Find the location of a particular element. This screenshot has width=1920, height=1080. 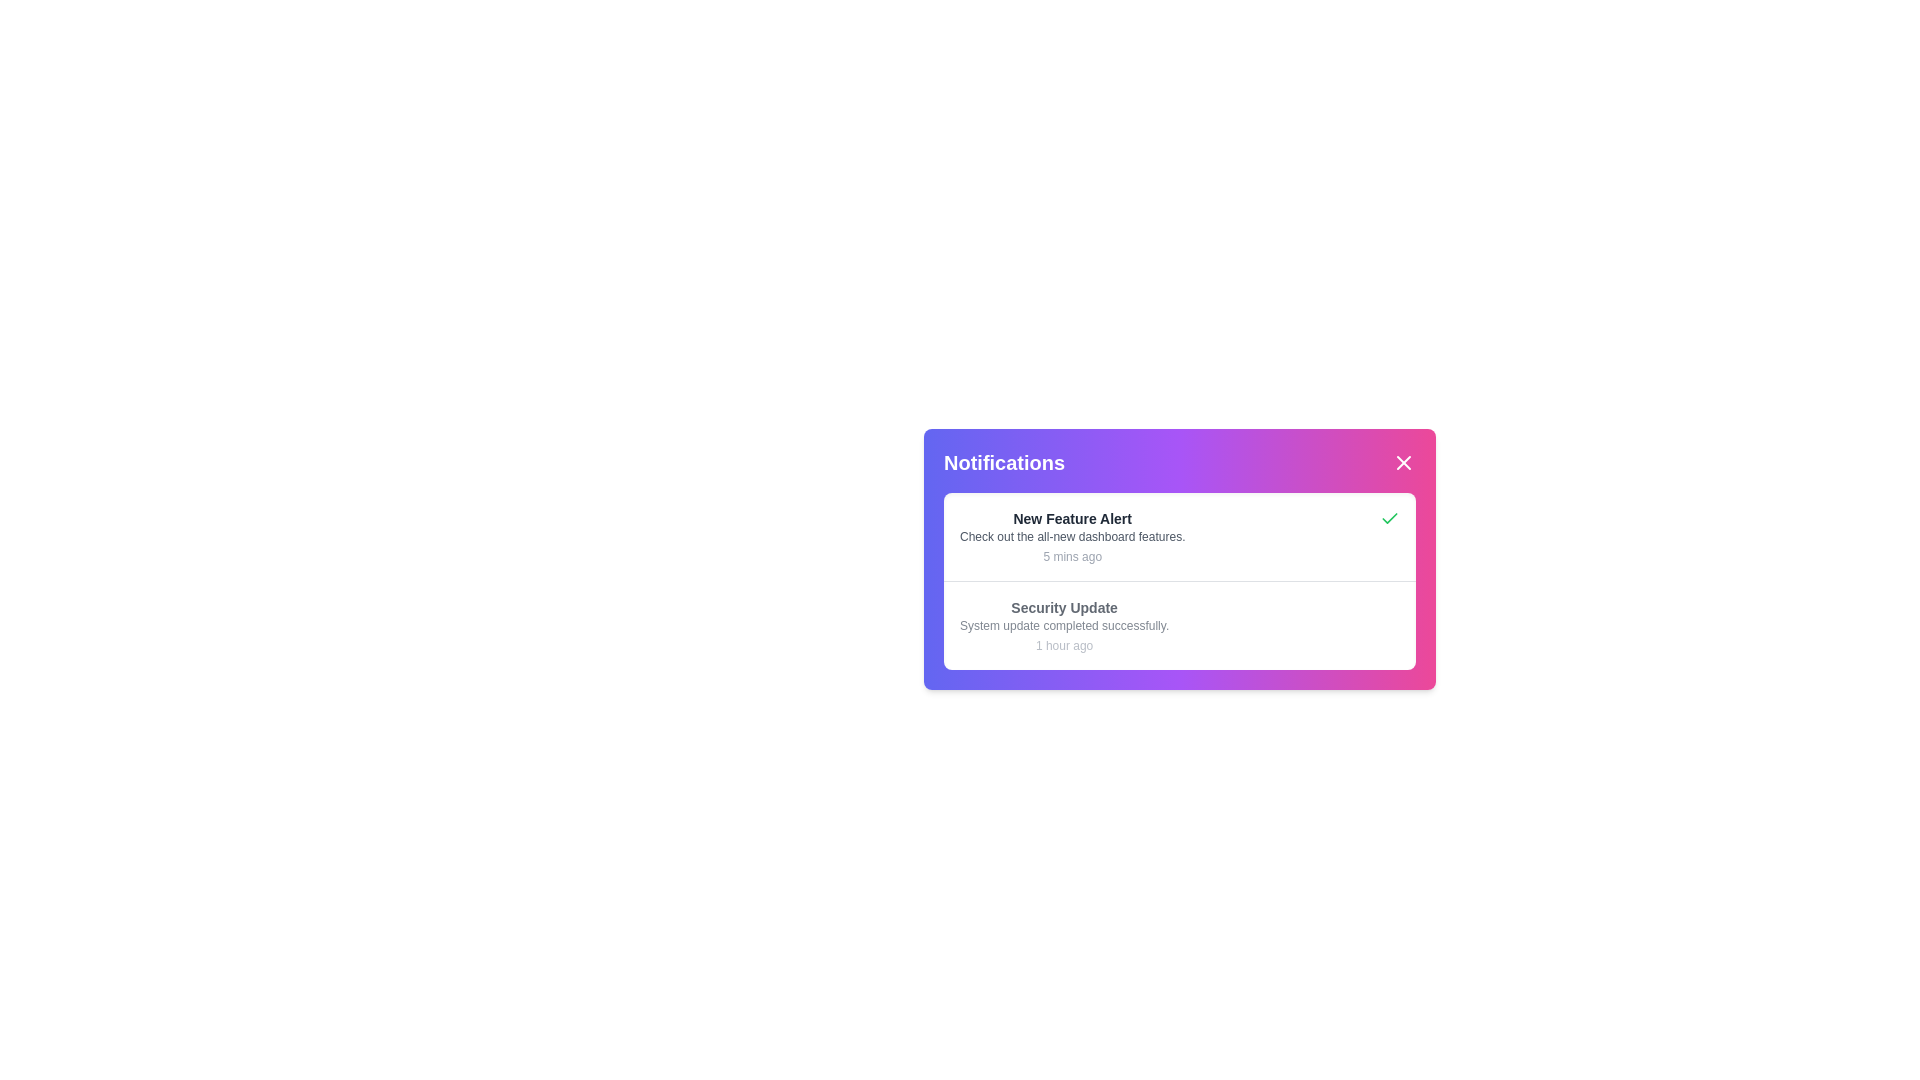

text 'Security Update' which is the title of the second notification item in the notification panel, displayed in bold dark gray font is located at coordinates (1063, 607).